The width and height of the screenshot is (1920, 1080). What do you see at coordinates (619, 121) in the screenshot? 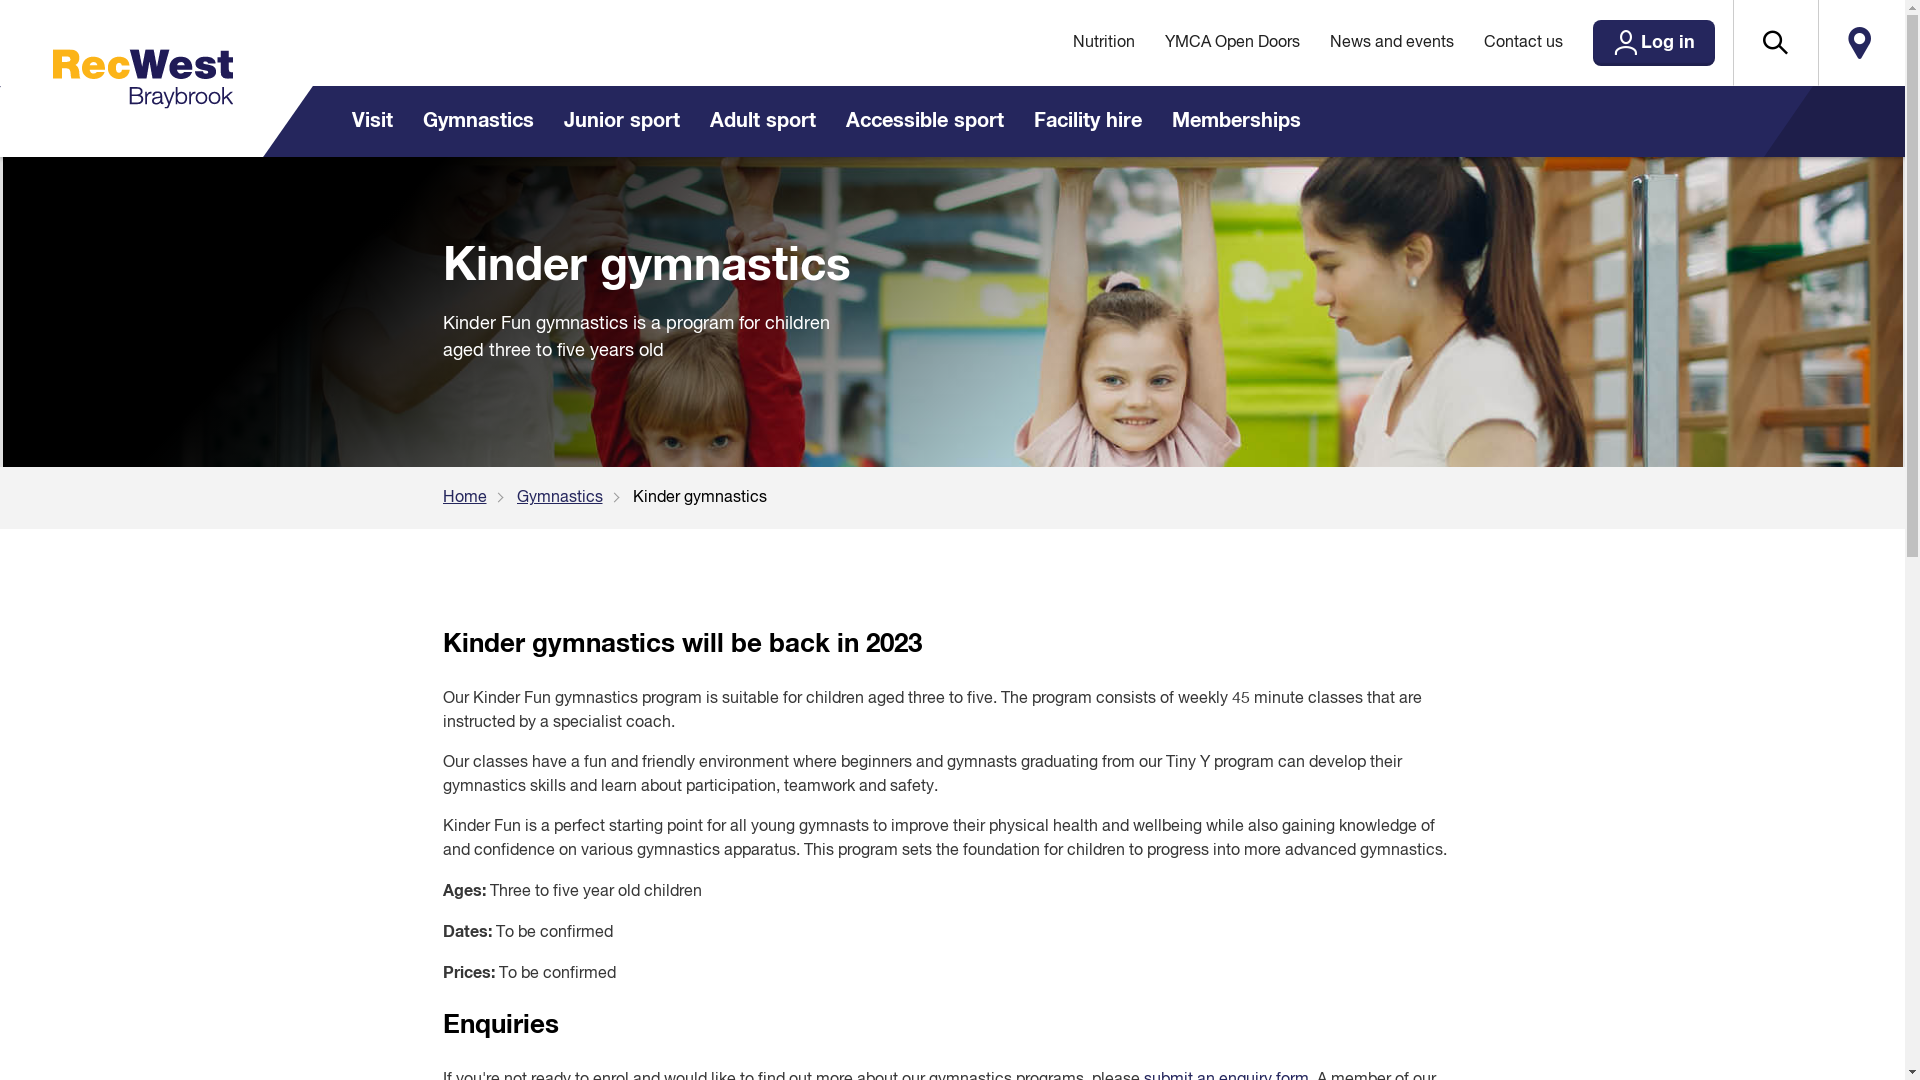
I see `'Junior sport'` at bounding box center [619, 121].